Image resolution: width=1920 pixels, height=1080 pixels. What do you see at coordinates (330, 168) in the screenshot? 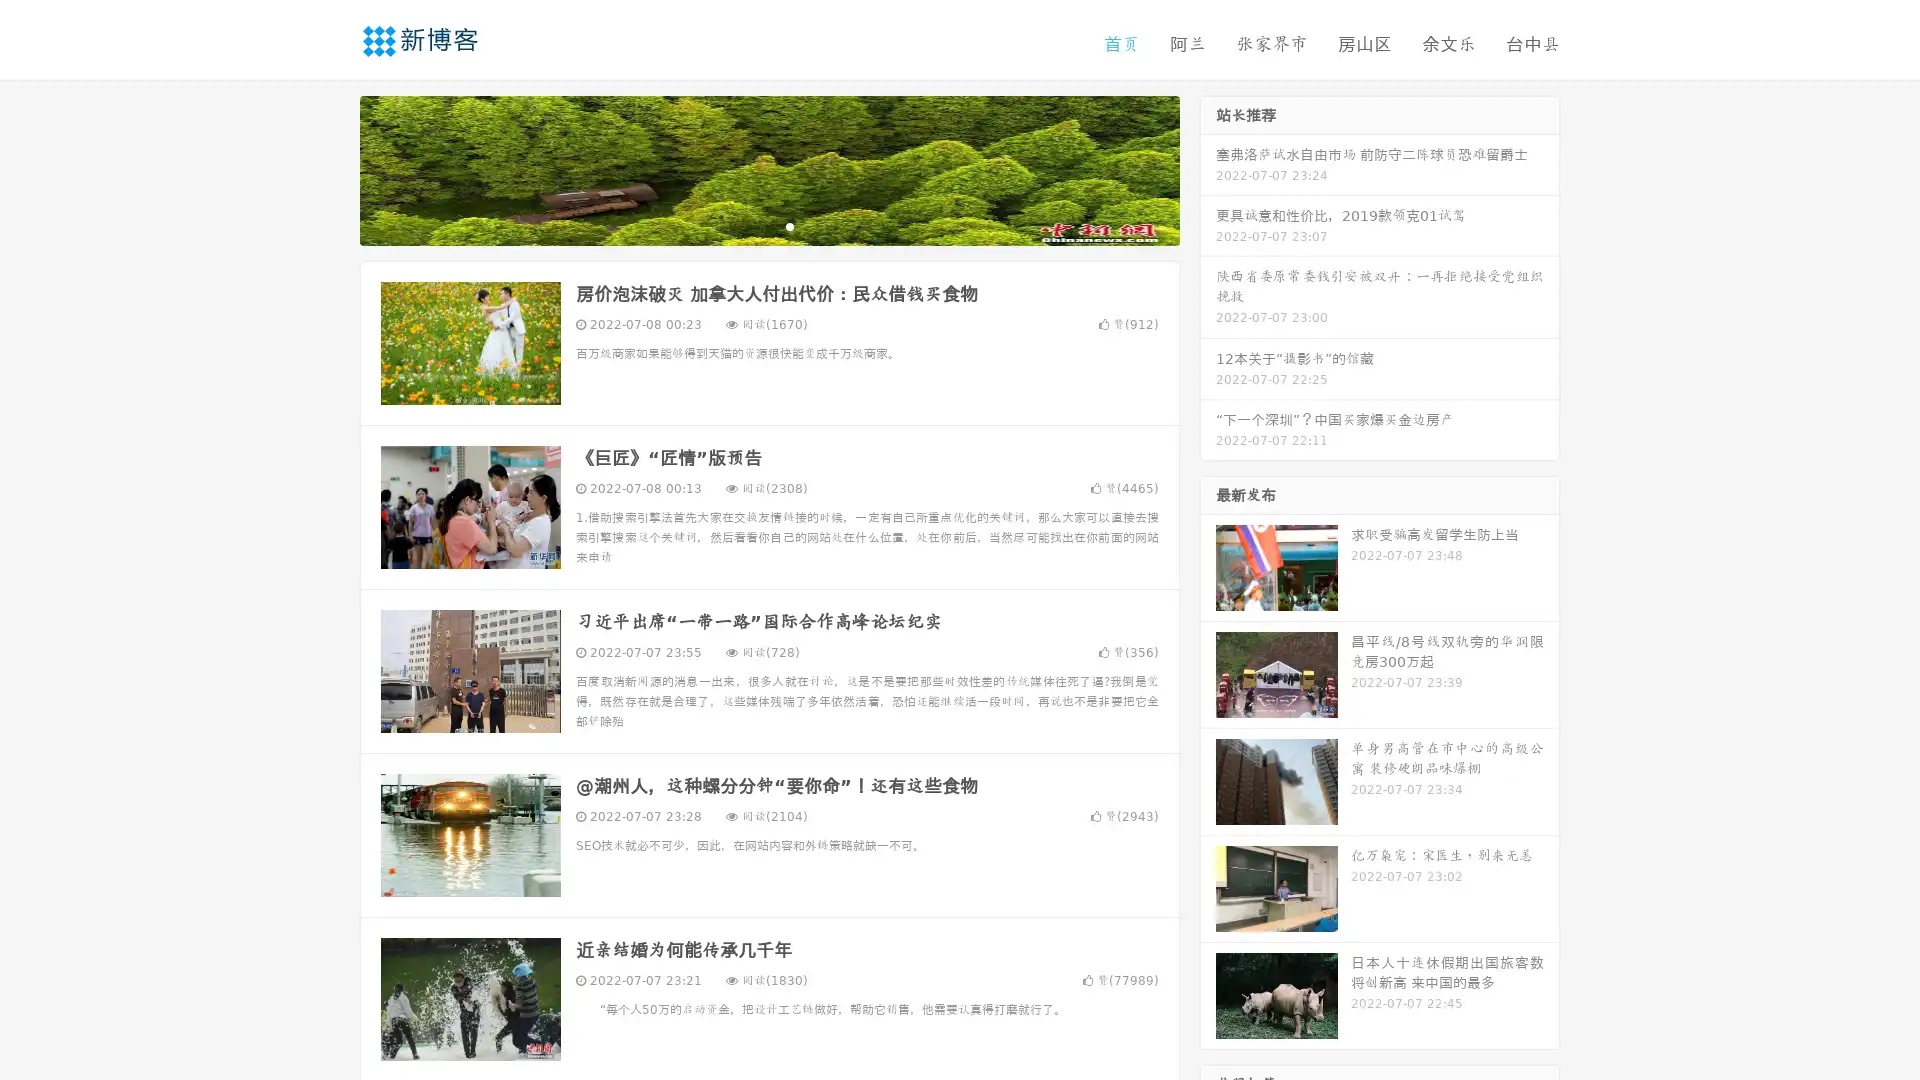
I see `Previous slide` at bounding box center [330, 168].